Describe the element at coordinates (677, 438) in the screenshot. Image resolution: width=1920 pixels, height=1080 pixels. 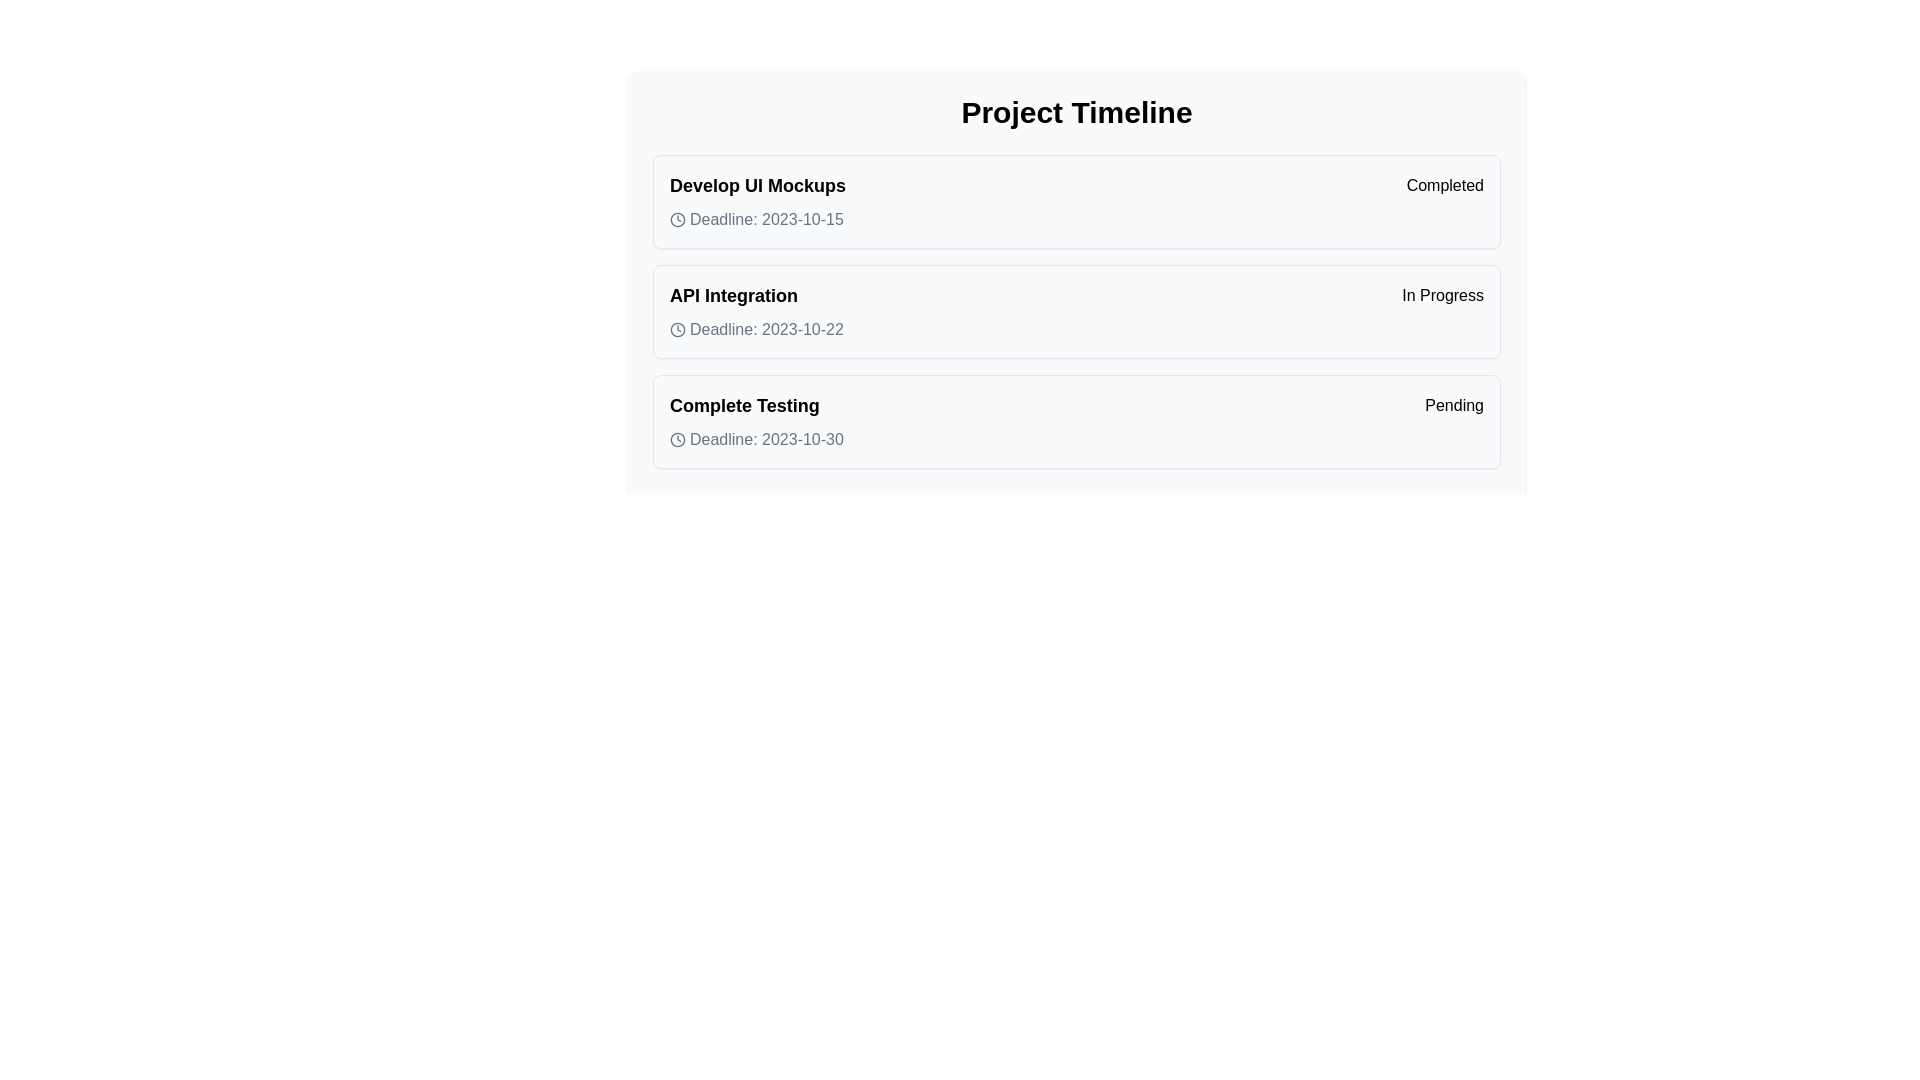
I see `the outermost circle icon representing a clock, located next to the label 'Complete Testing' under the Project Timeline section` at that location.